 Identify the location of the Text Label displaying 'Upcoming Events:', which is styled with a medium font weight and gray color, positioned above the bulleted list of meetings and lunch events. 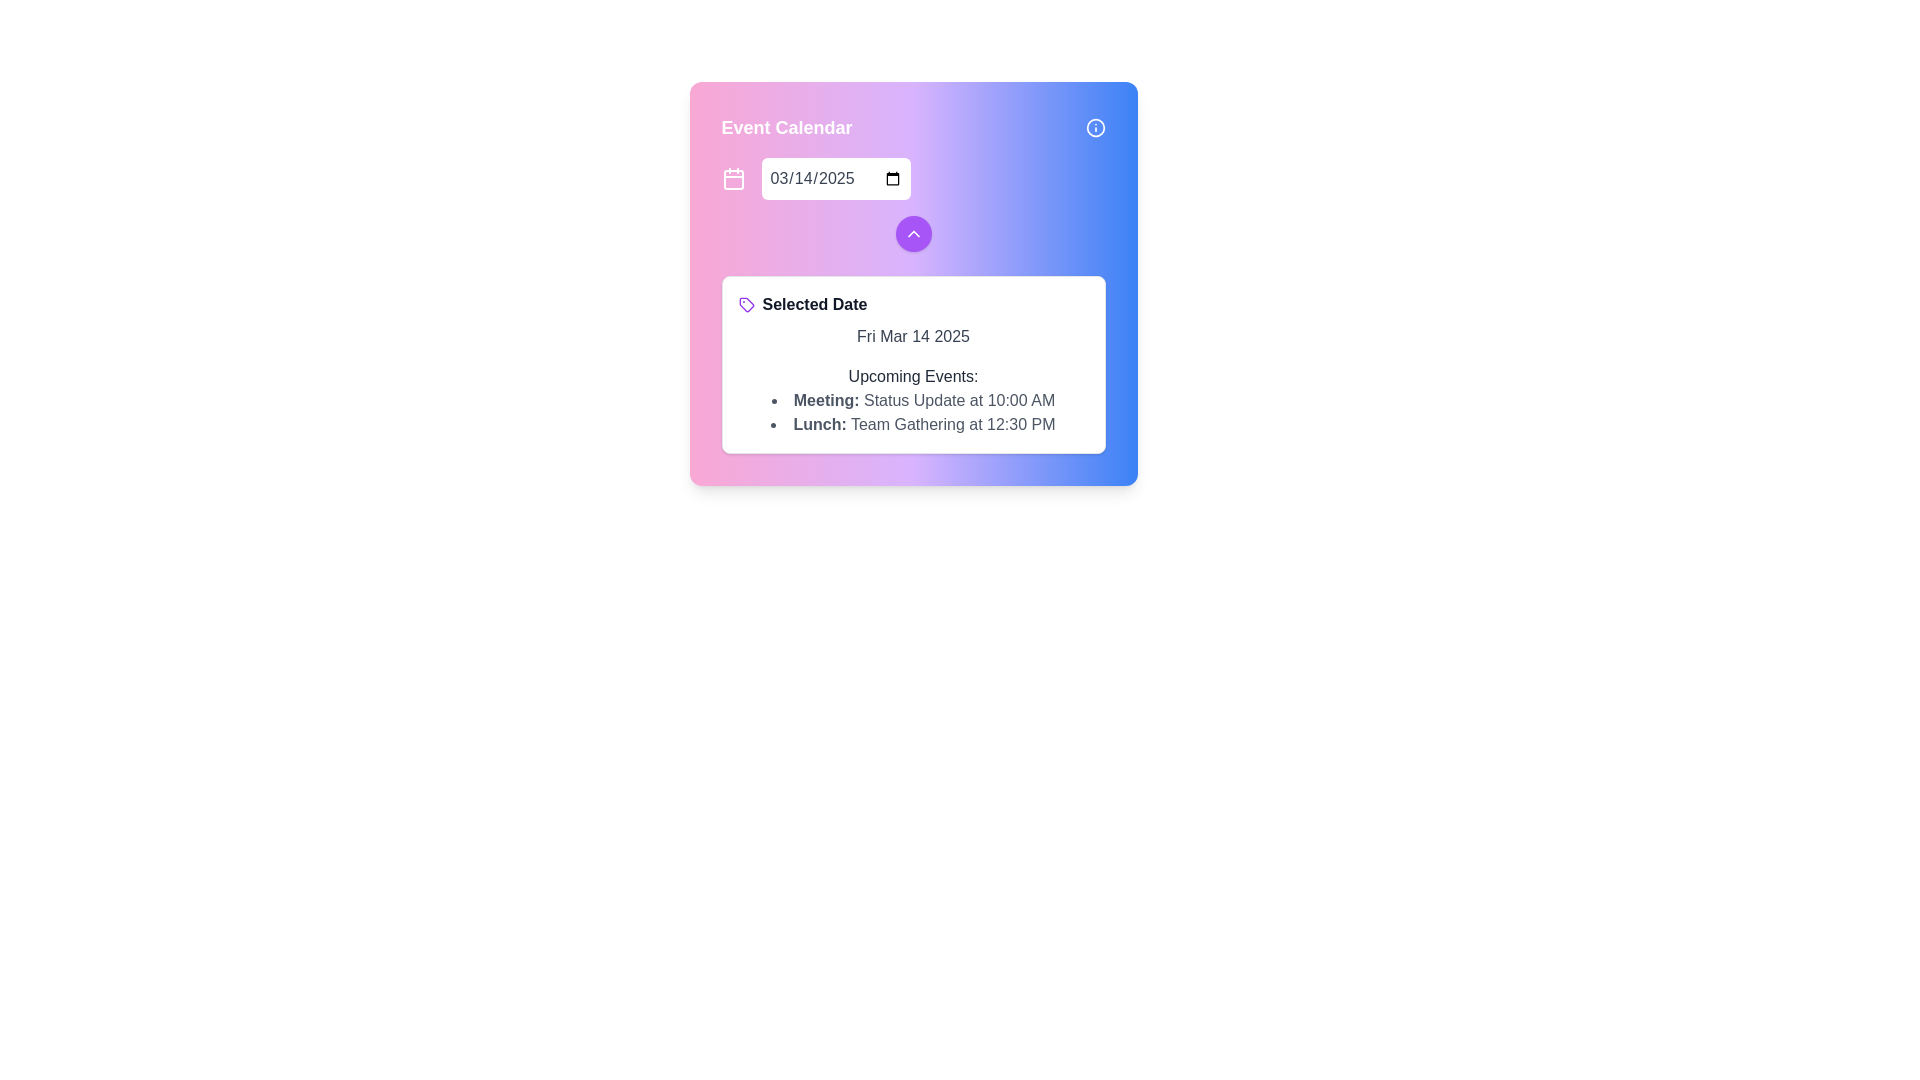
(912, 377).